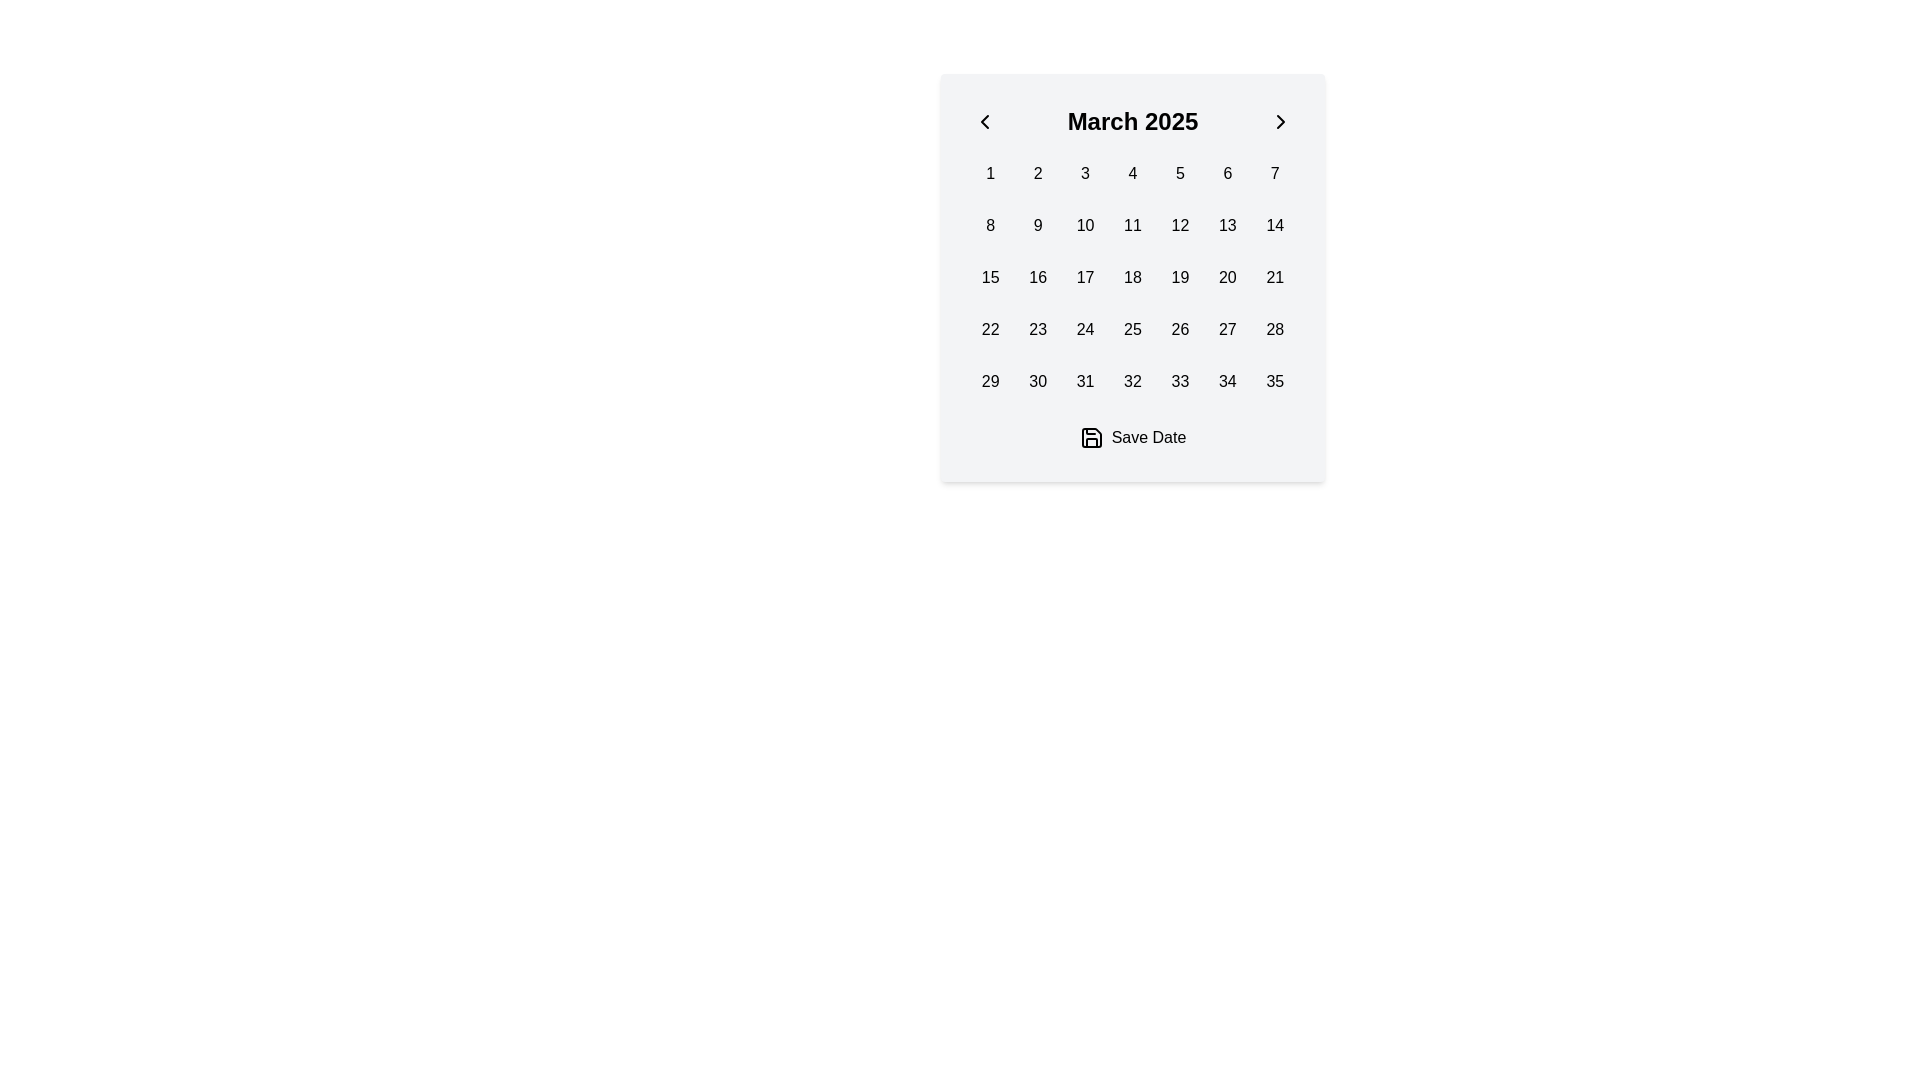 The image size is (1920, 1080). What do you see at coordinates (1180, 172) in the screenshot?
I see `the square button labeled '5' with a light gray background in the calendar grid` at bounding box center [1180, 172].